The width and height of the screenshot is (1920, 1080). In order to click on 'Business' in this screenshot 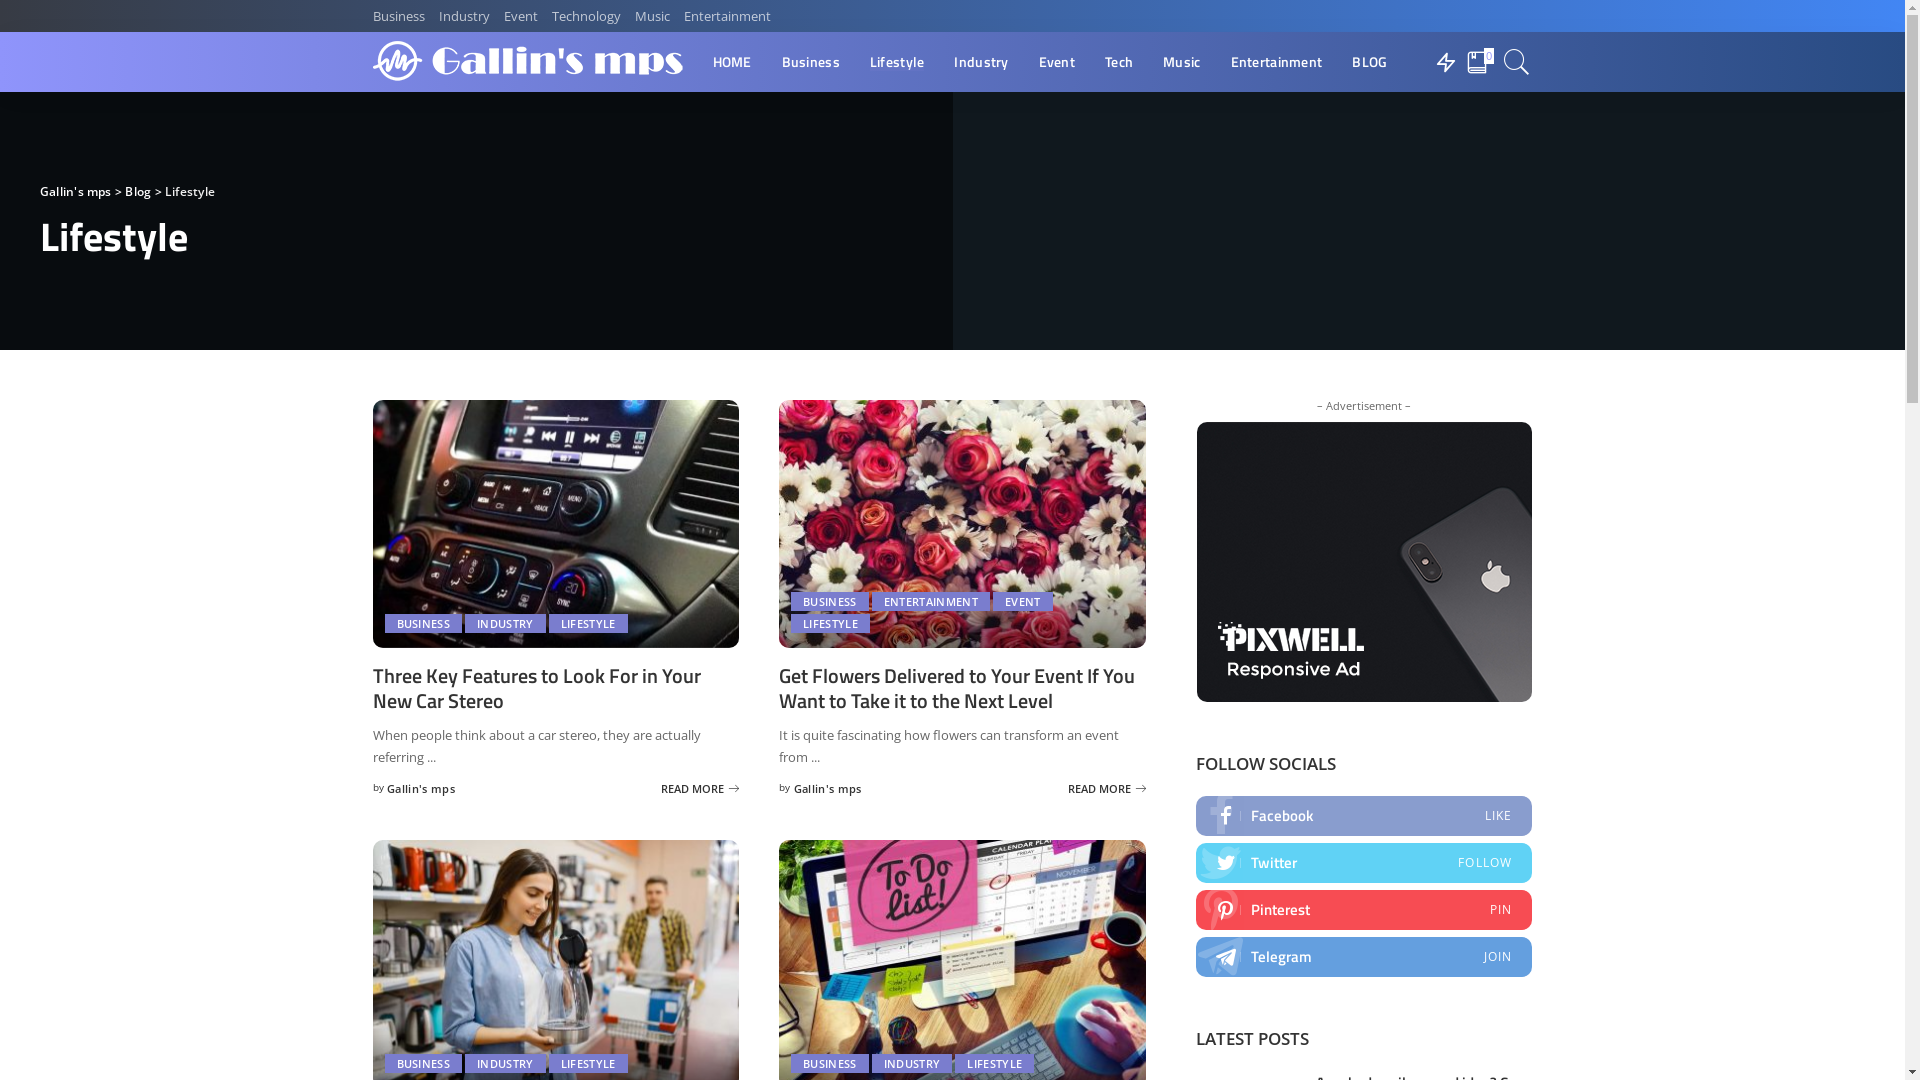, I will do `click(372, 16)`.